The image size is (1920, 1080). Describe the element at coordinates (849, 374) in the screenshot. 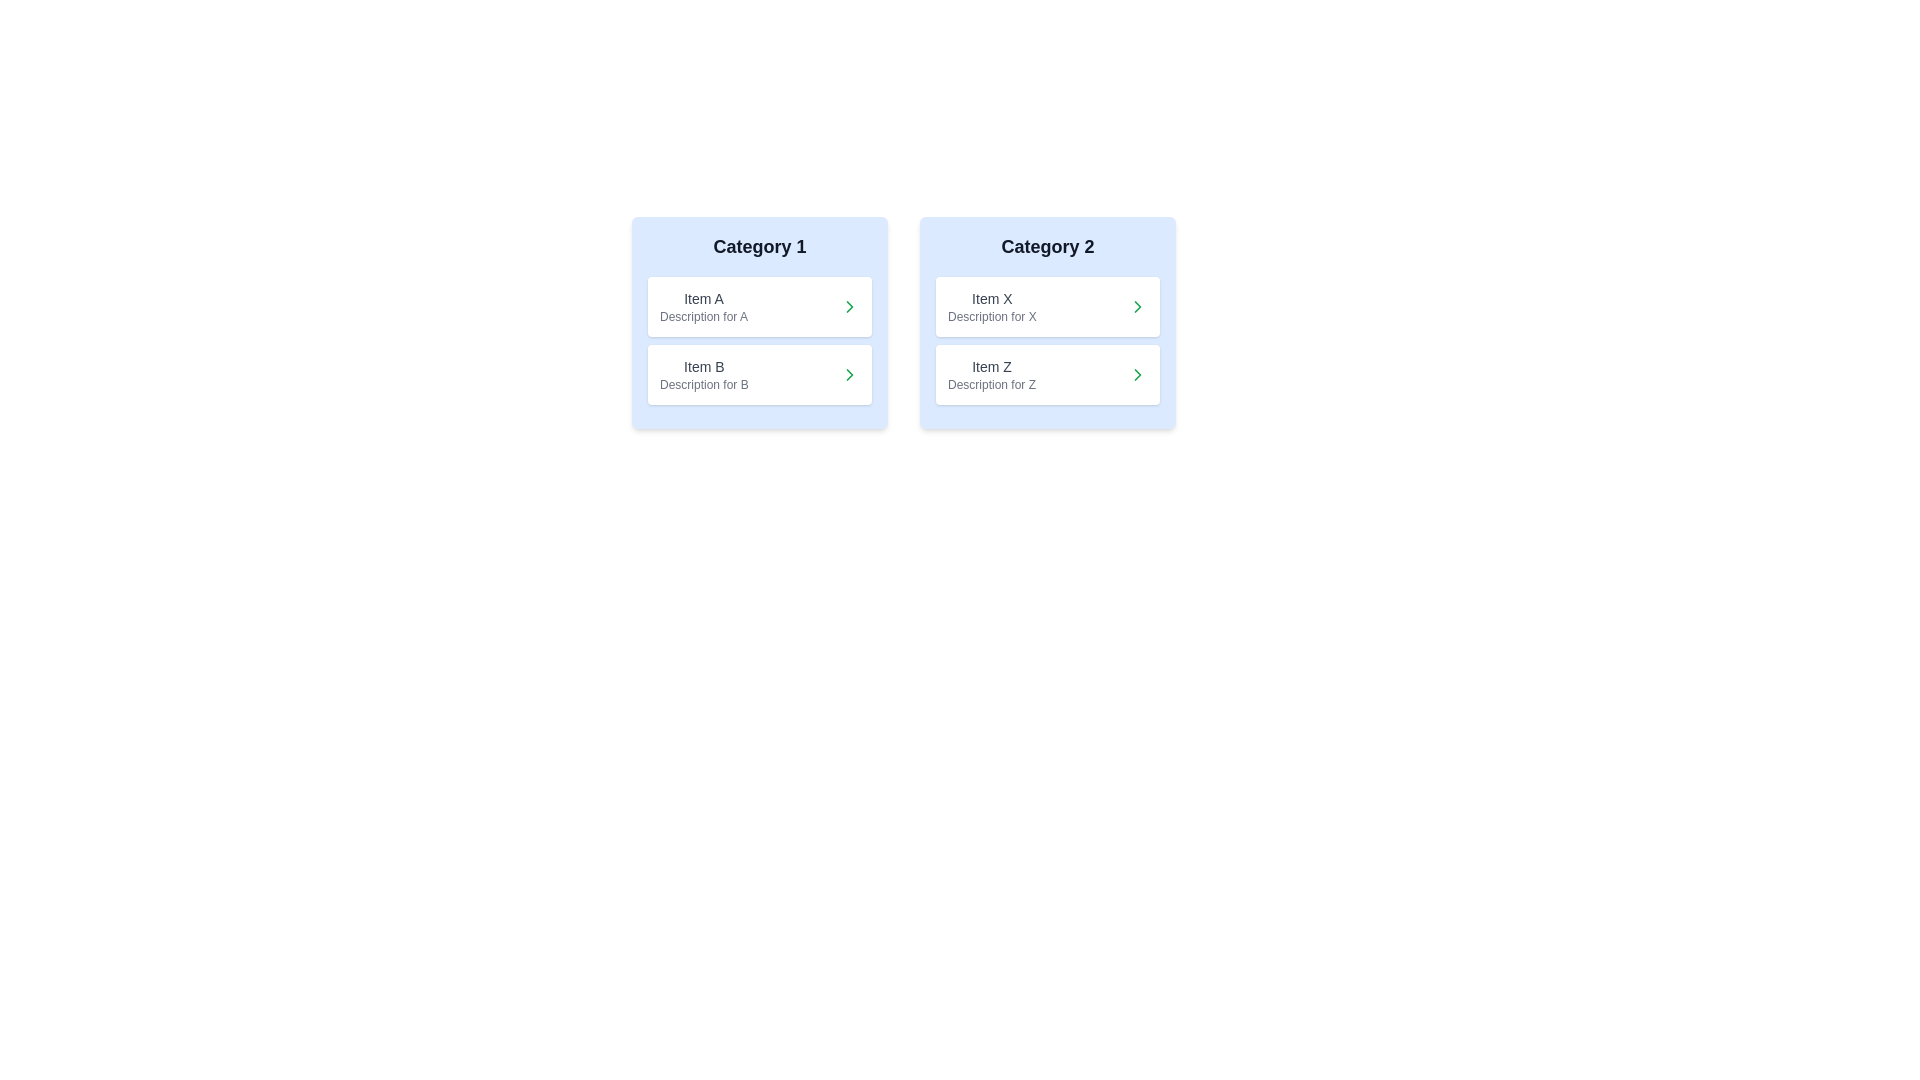

I see `the transfer button for Item B to move it to the other category` at that location.